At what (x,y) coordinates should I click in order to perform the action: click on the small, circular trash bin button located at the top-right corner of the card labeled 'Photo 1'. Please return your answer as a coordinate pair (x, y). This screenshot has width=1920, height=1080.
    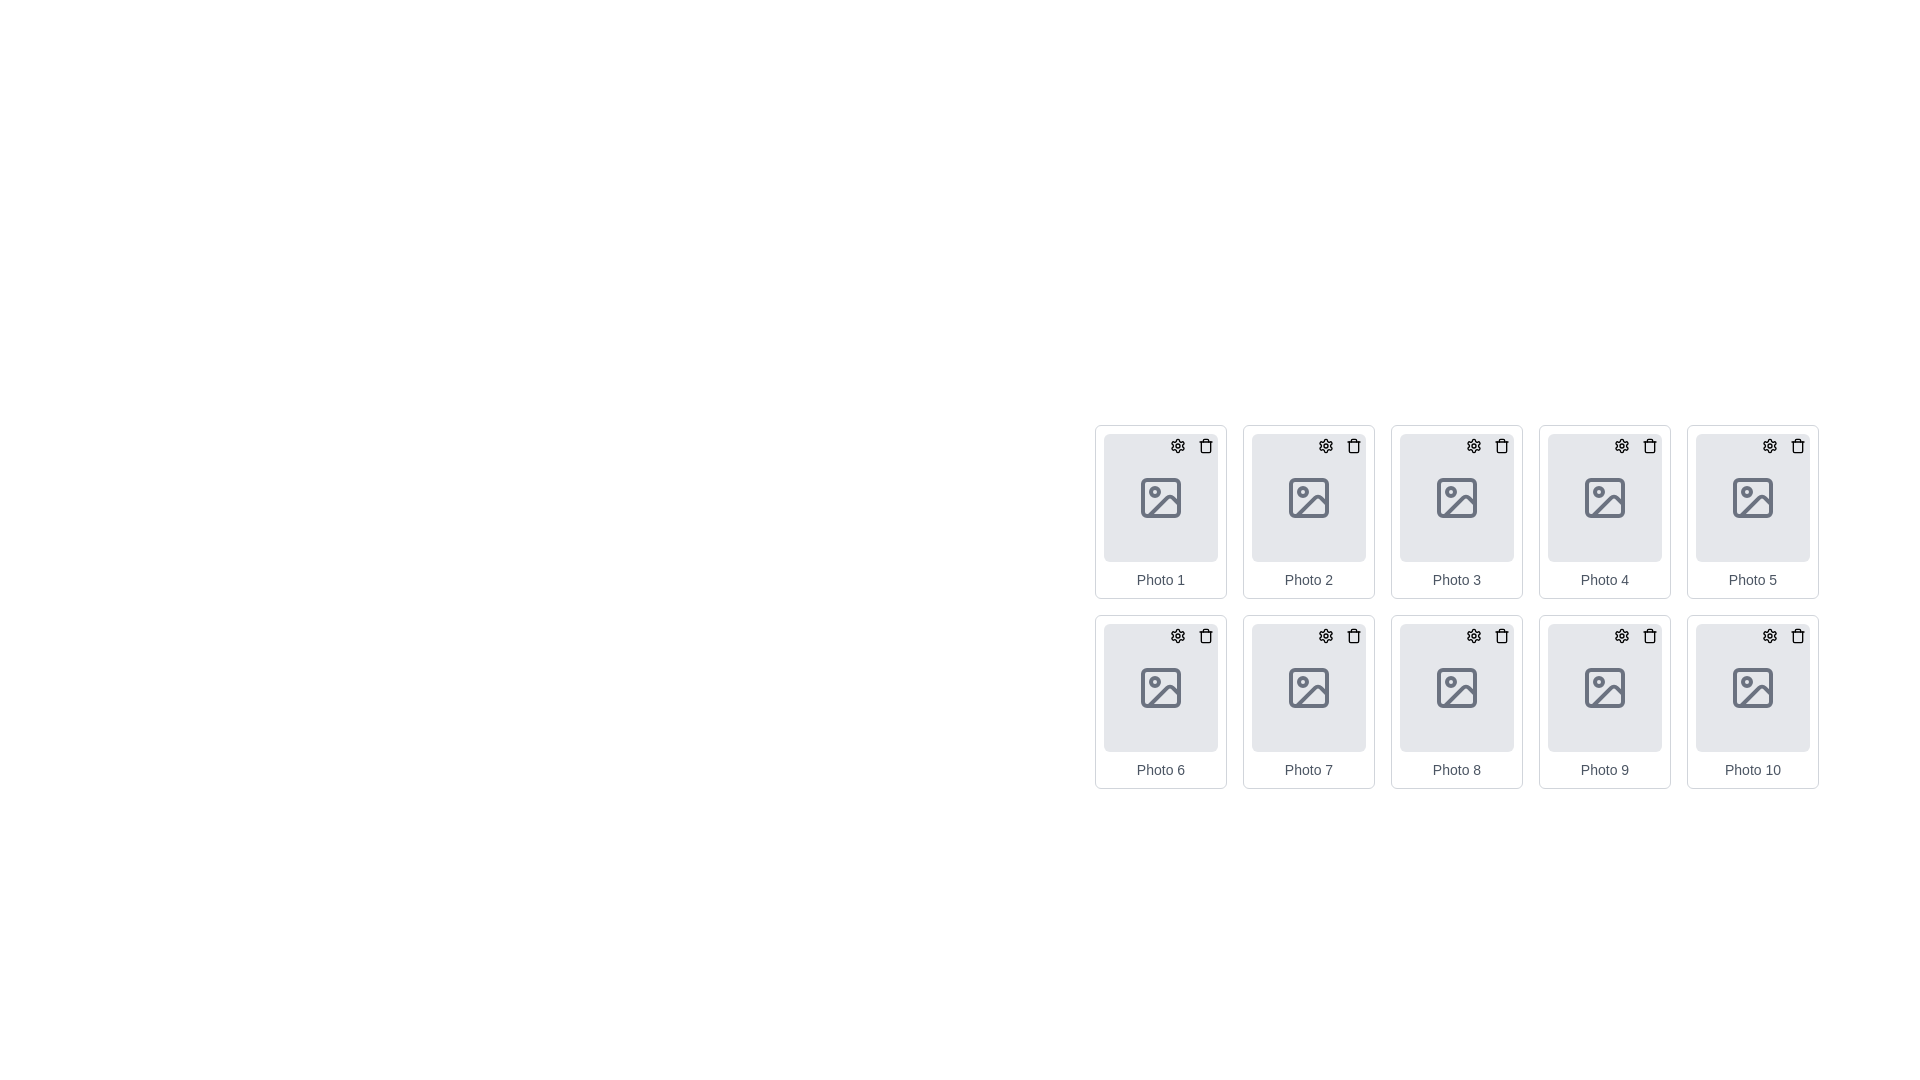
    Looking at the image, I should click on (1204, 445).